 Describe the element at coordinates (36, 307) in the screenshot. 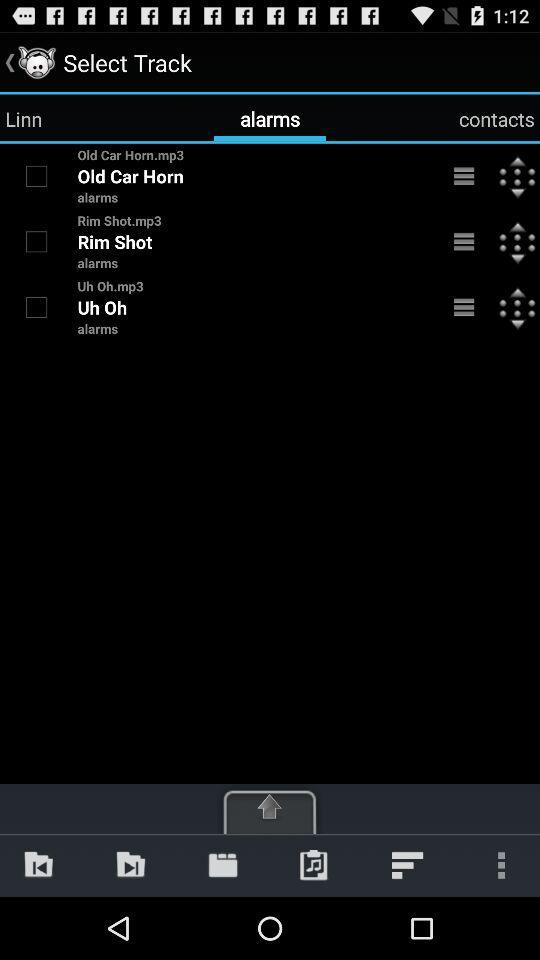

I see `uh oh selection` at that location.